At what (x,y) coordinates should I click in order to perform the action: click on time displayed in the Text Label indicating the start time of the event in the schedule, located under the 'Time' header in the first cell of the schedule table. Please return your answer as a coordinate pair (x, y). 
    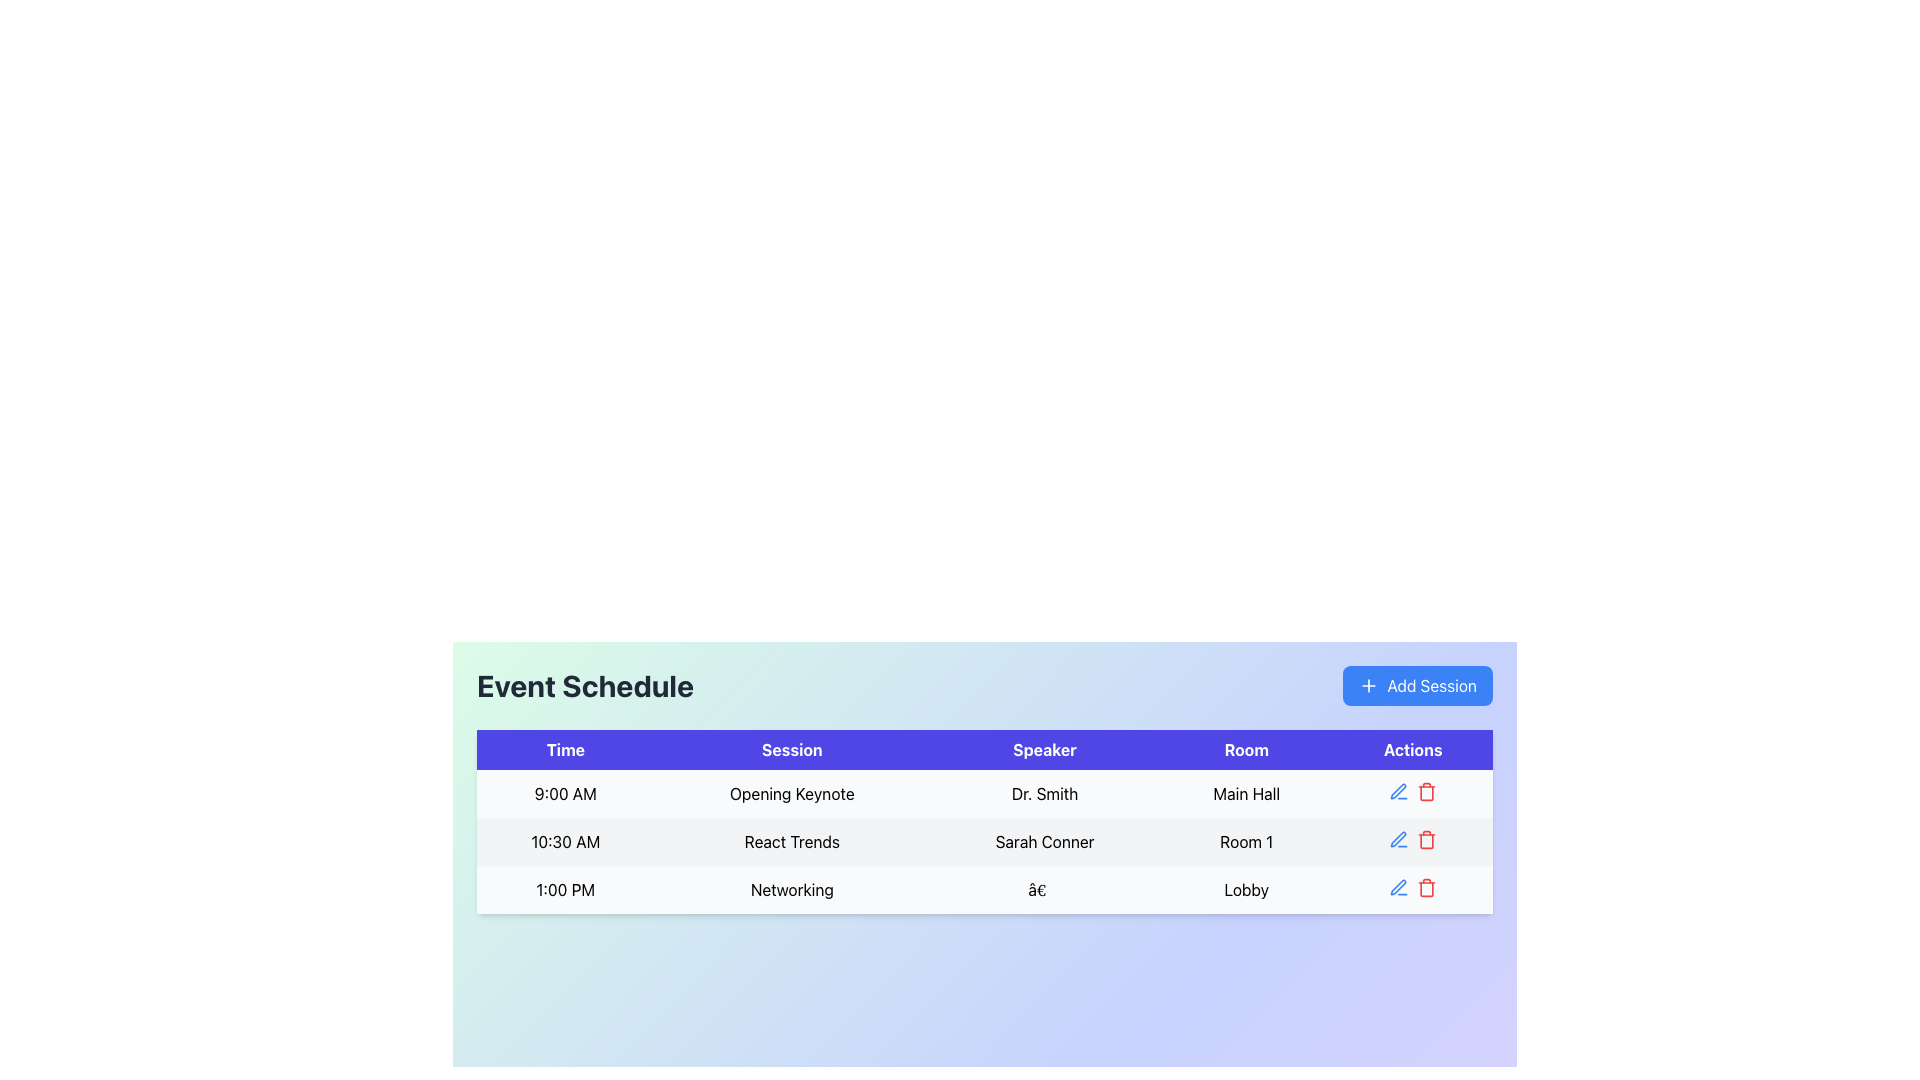
    Looking at the image, I should click on (564, 793).